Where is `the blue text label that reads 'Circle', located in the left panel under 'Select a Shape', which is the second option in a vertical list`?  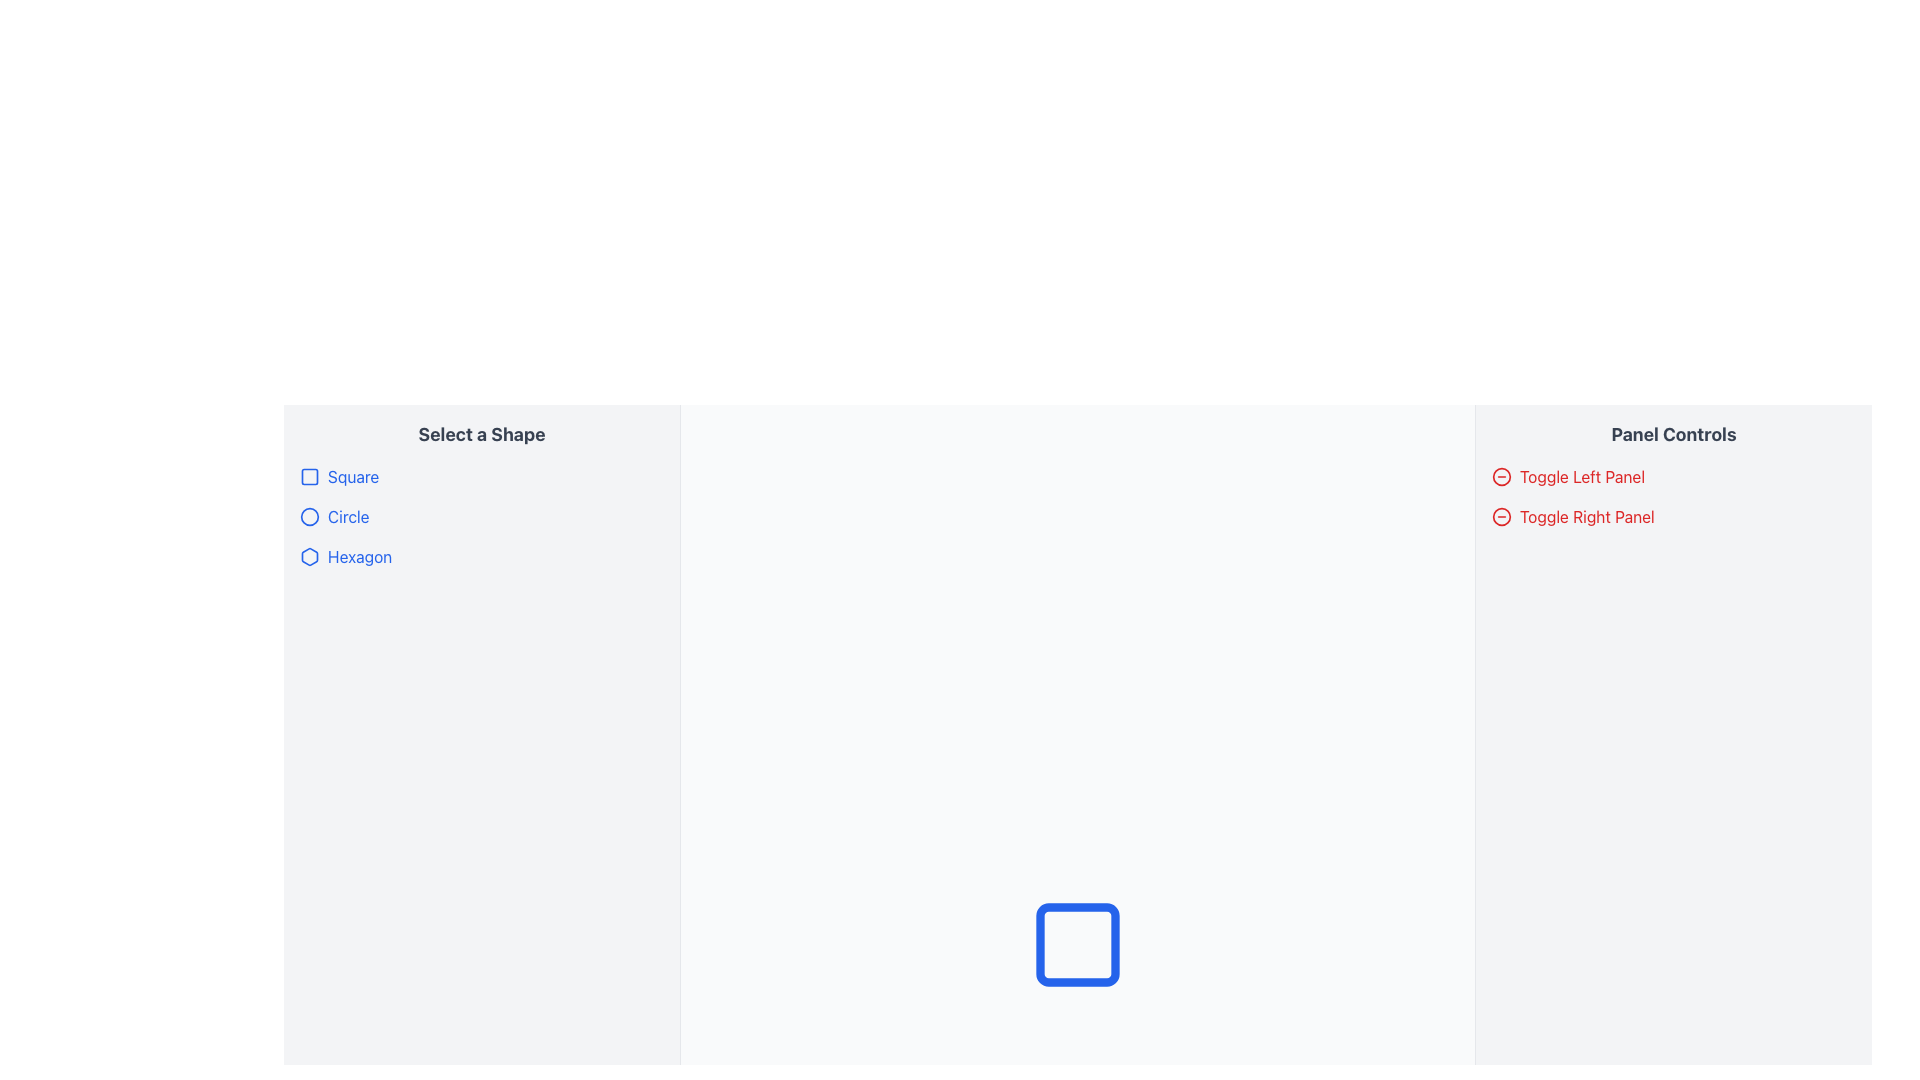 the blue text label that reads 'Circle', located in the left panel under 'Select a Shape', which is the second option in a vertical list is located at coordinates (348, 515).